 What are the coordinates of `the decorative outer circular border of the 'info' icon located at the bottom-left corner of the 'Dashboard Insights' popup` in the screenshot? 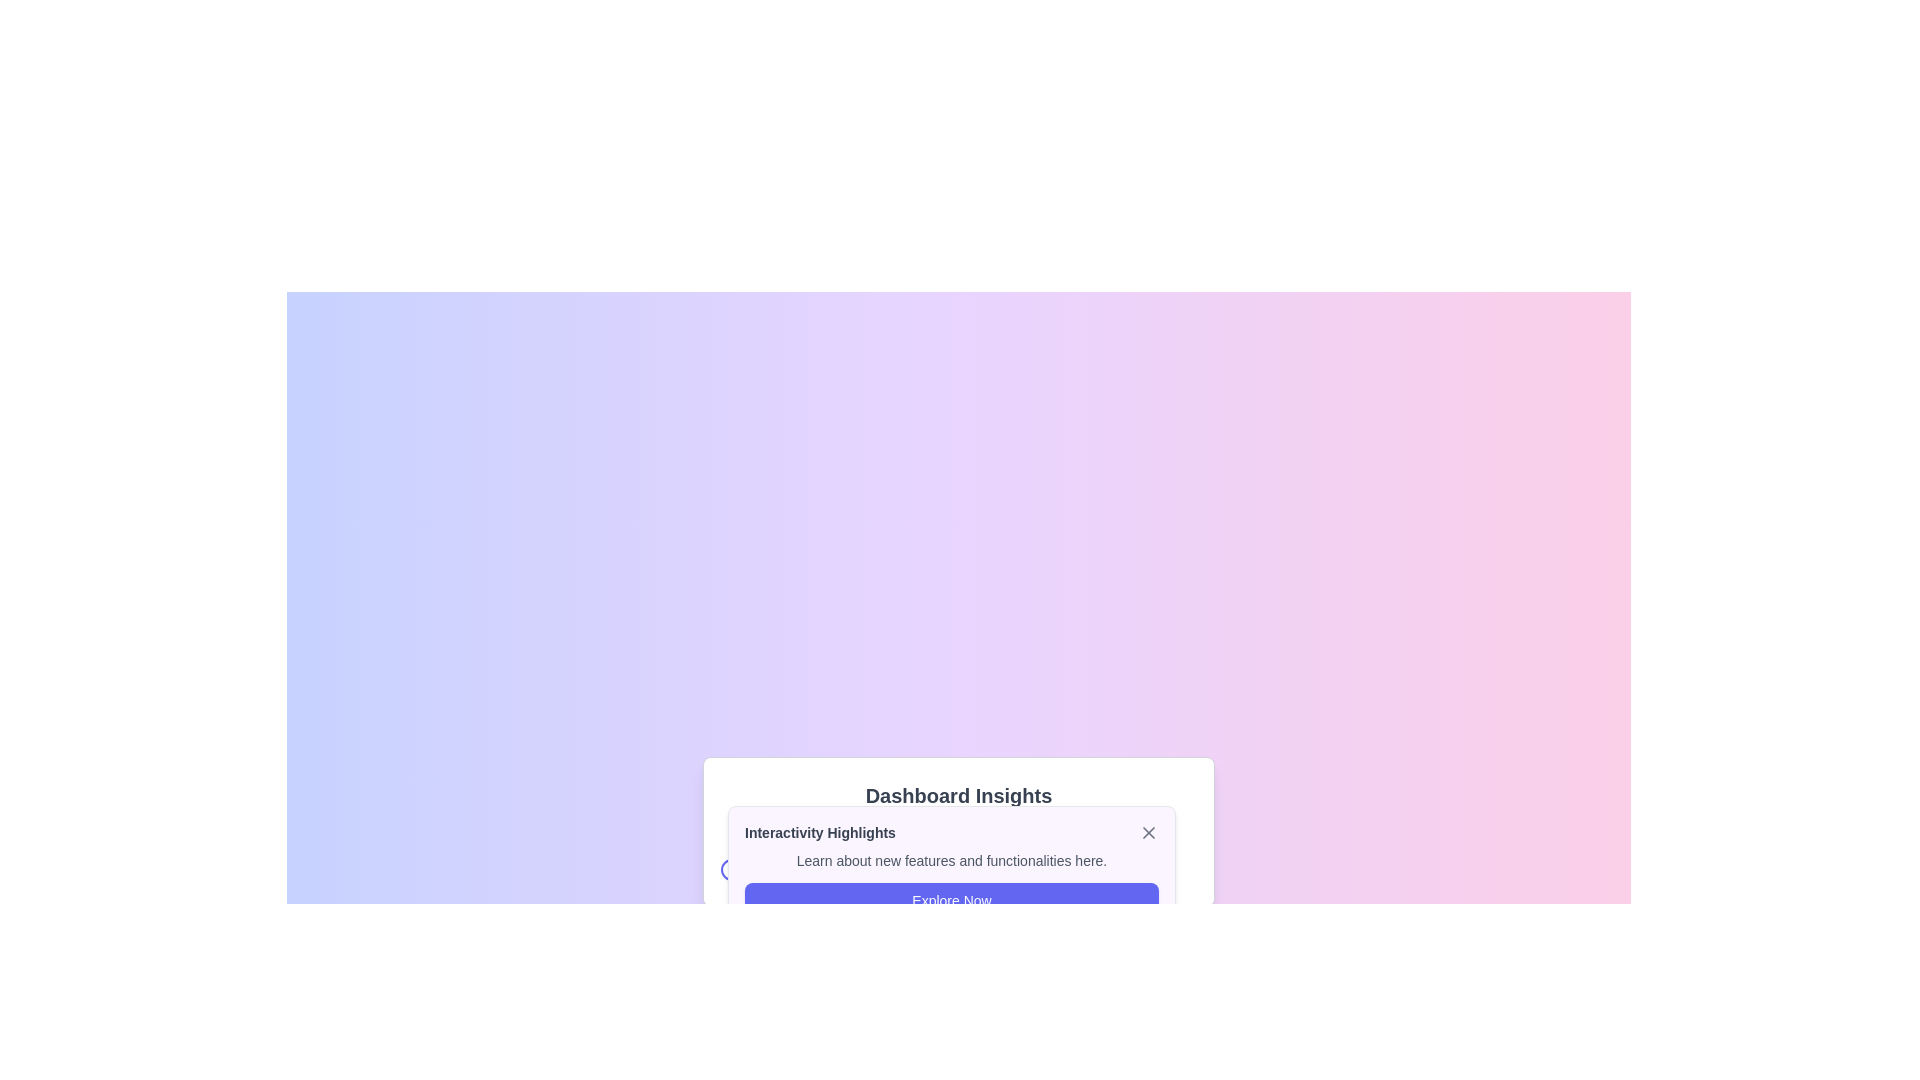 It's located at (730, 869).